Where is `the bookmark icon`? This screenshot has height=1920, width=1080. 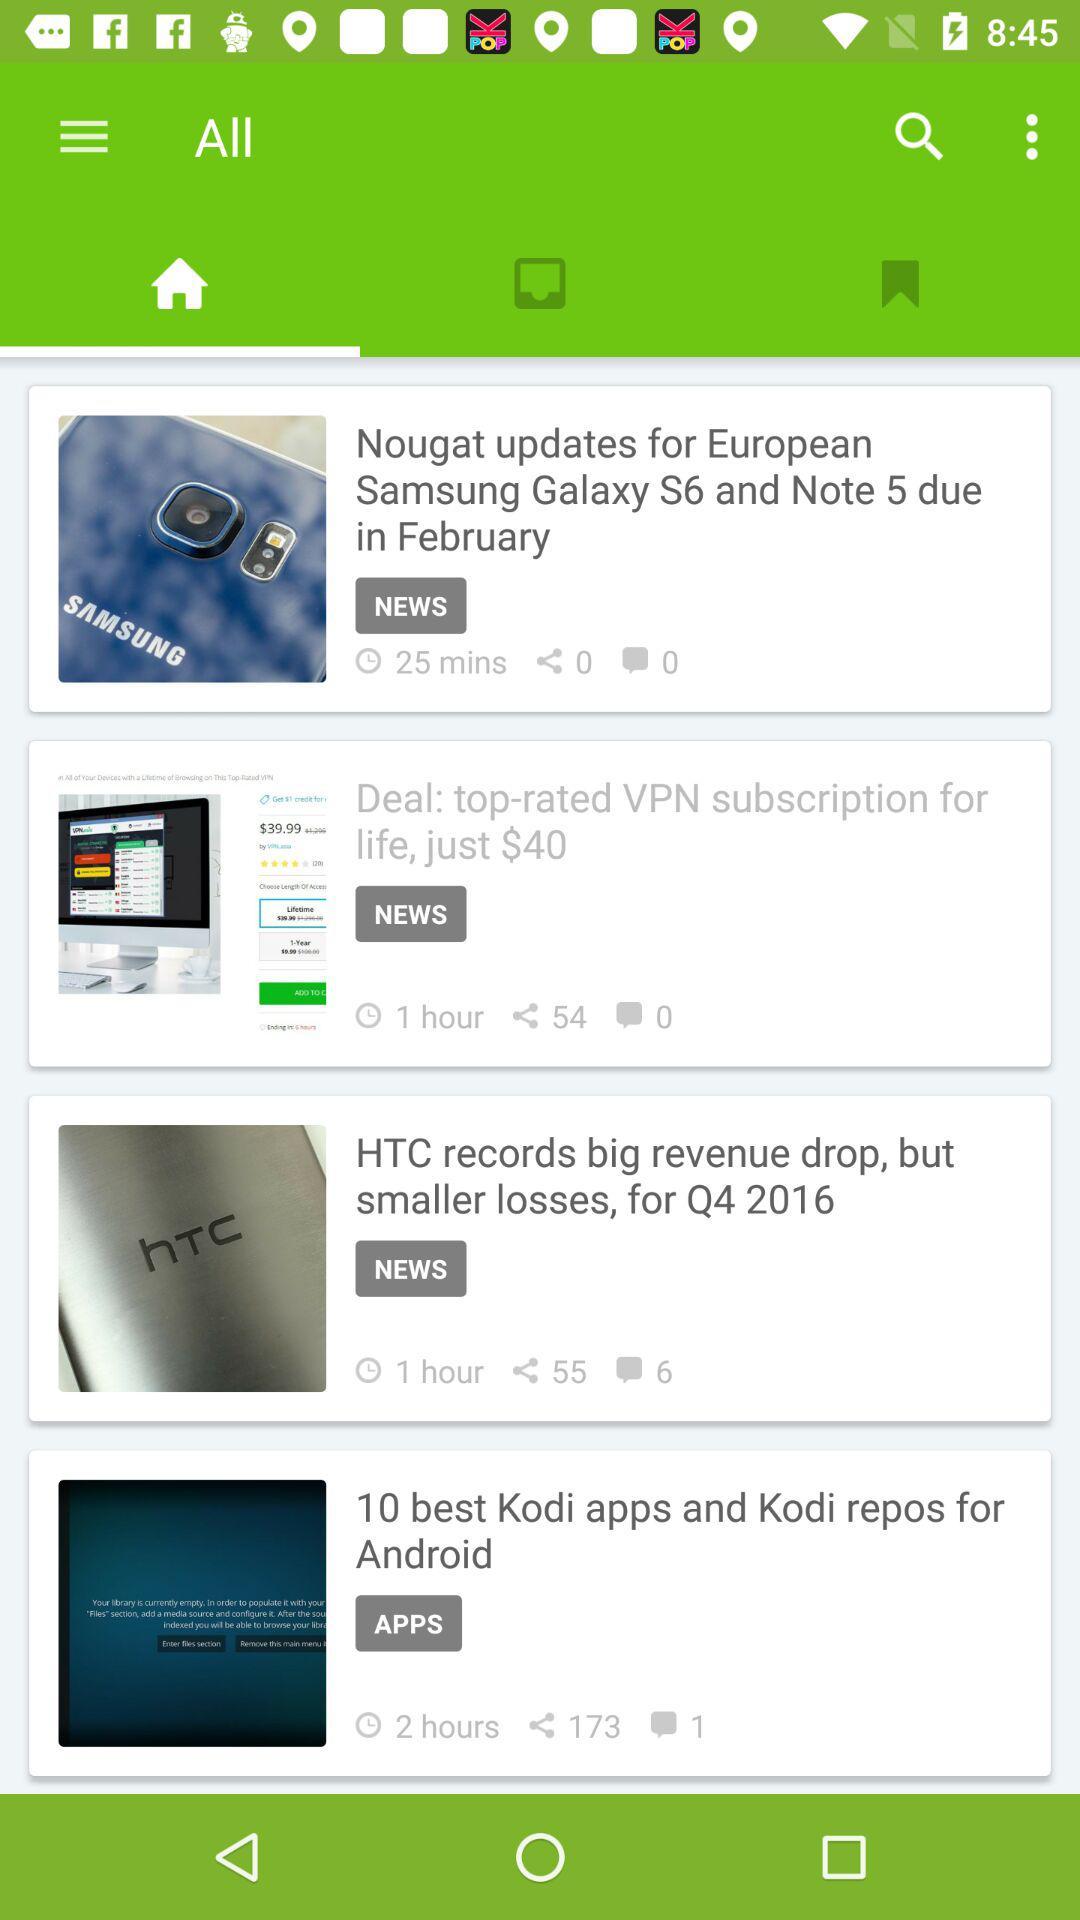 the bookmark icon is located at coordinates (898, 282).